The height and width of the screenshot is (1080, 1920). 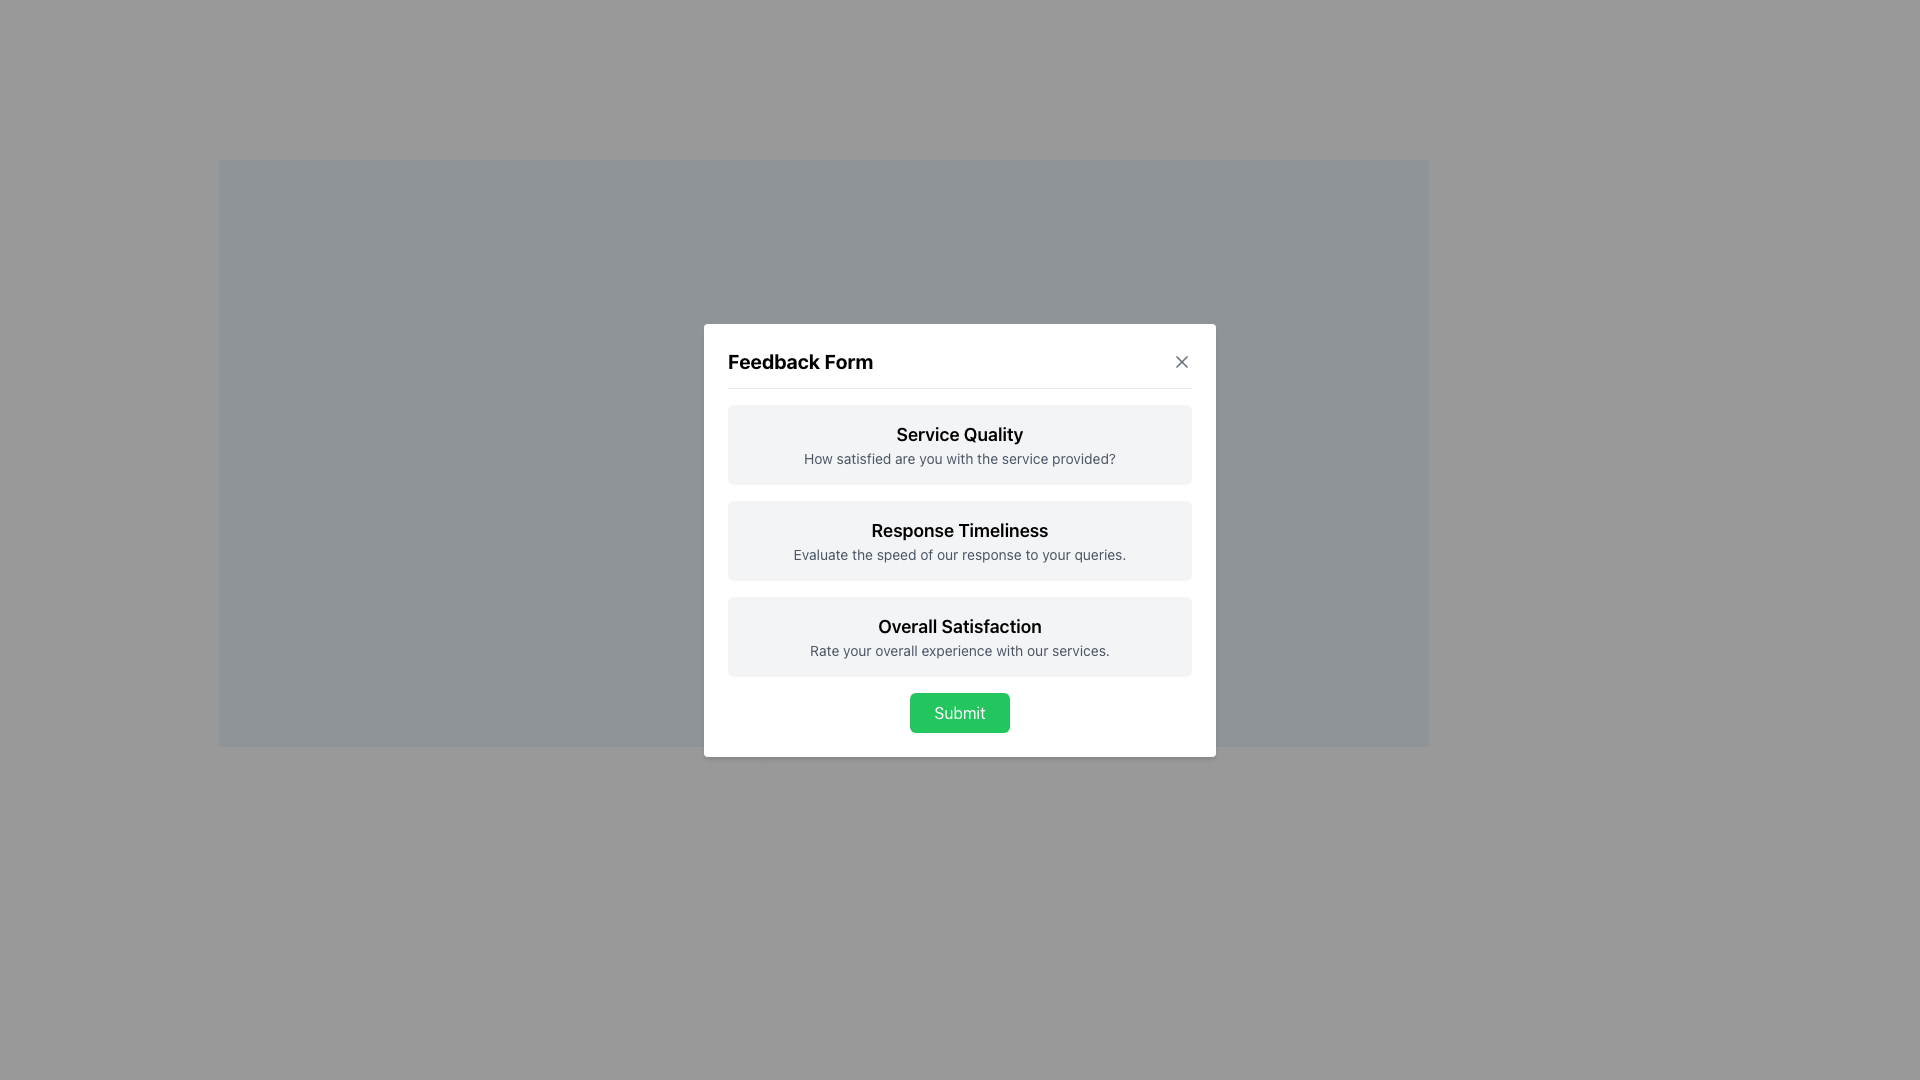 What do you see at coordinates (960, 711) in the screenshot?
I see `the green 'Submit' button located at the bottom-center of the 'Feedback Form' modal to change its background color` at bounding box center [960, 711].